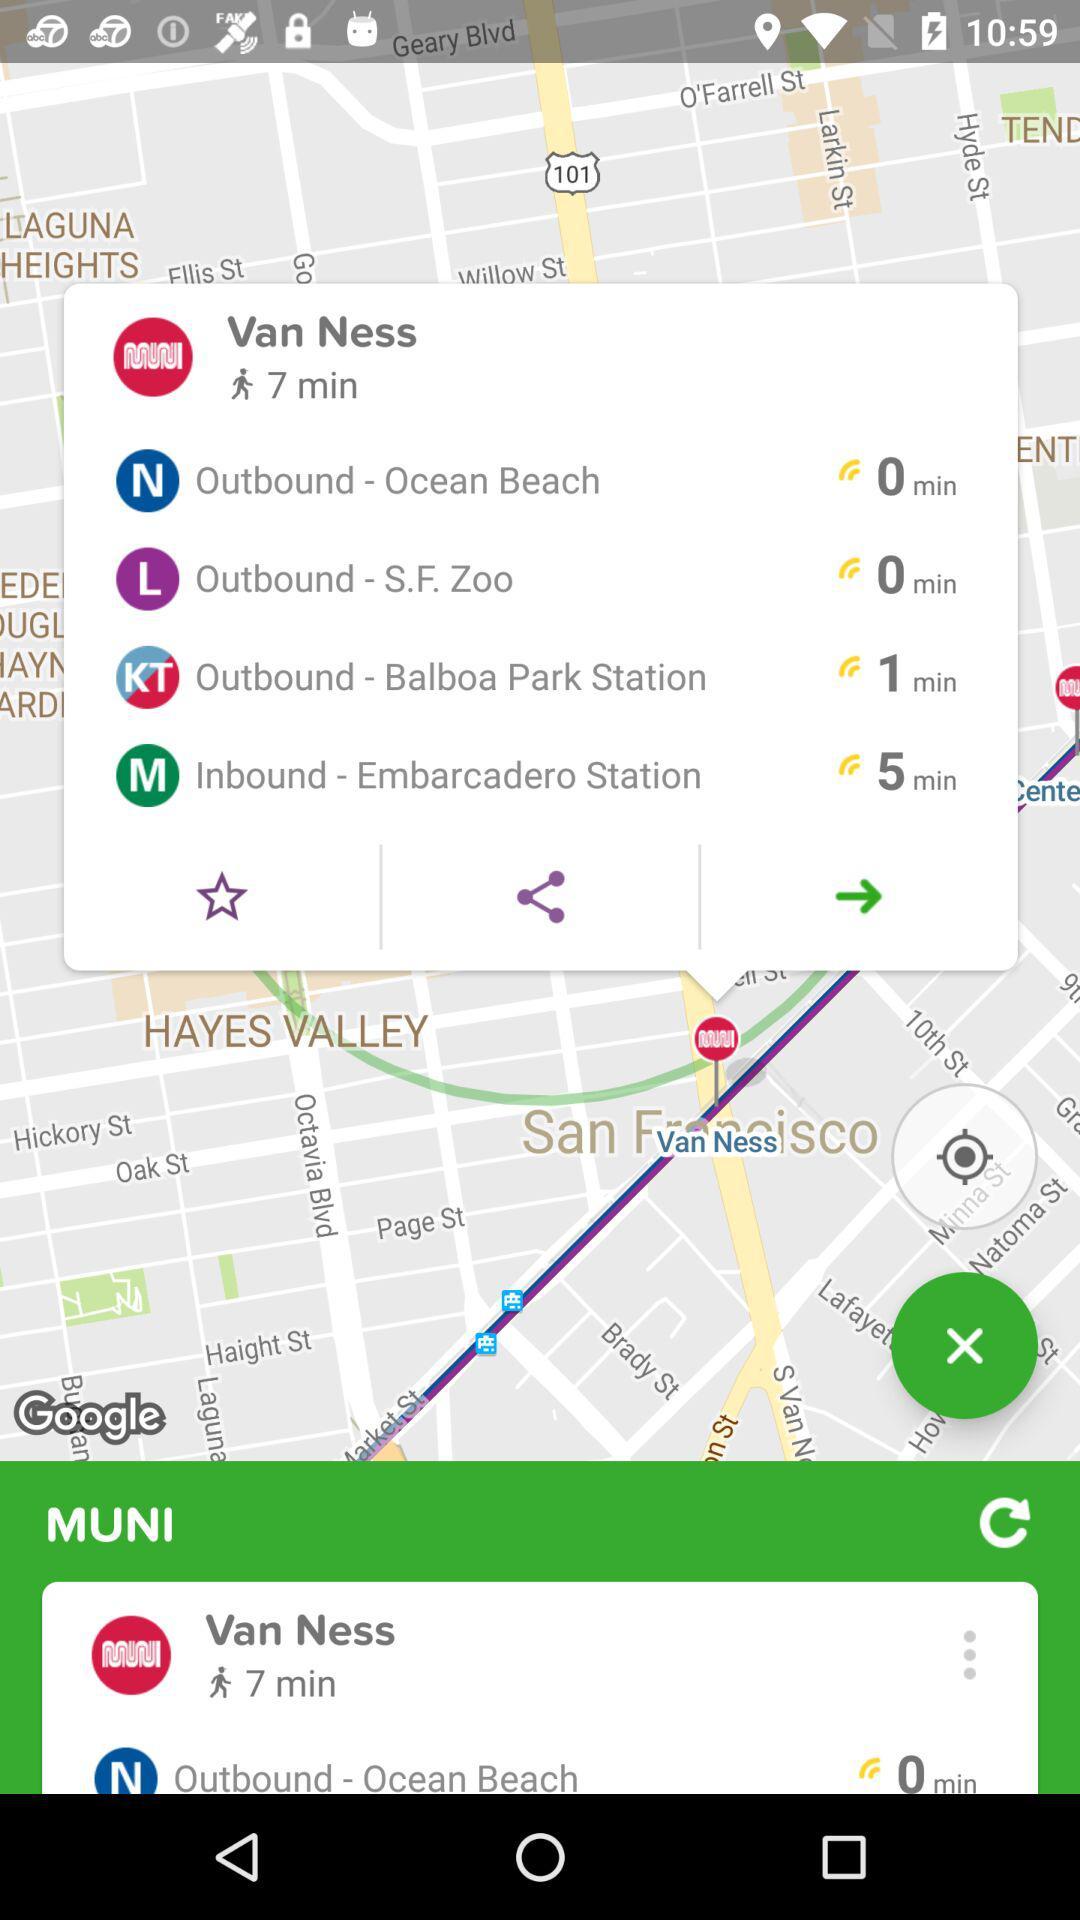 This screenshot has height=1920, width=1080. Describe the element at coordinates (1005, 1522) in the screenshot. I see `the button which is next to the muni` at that location.